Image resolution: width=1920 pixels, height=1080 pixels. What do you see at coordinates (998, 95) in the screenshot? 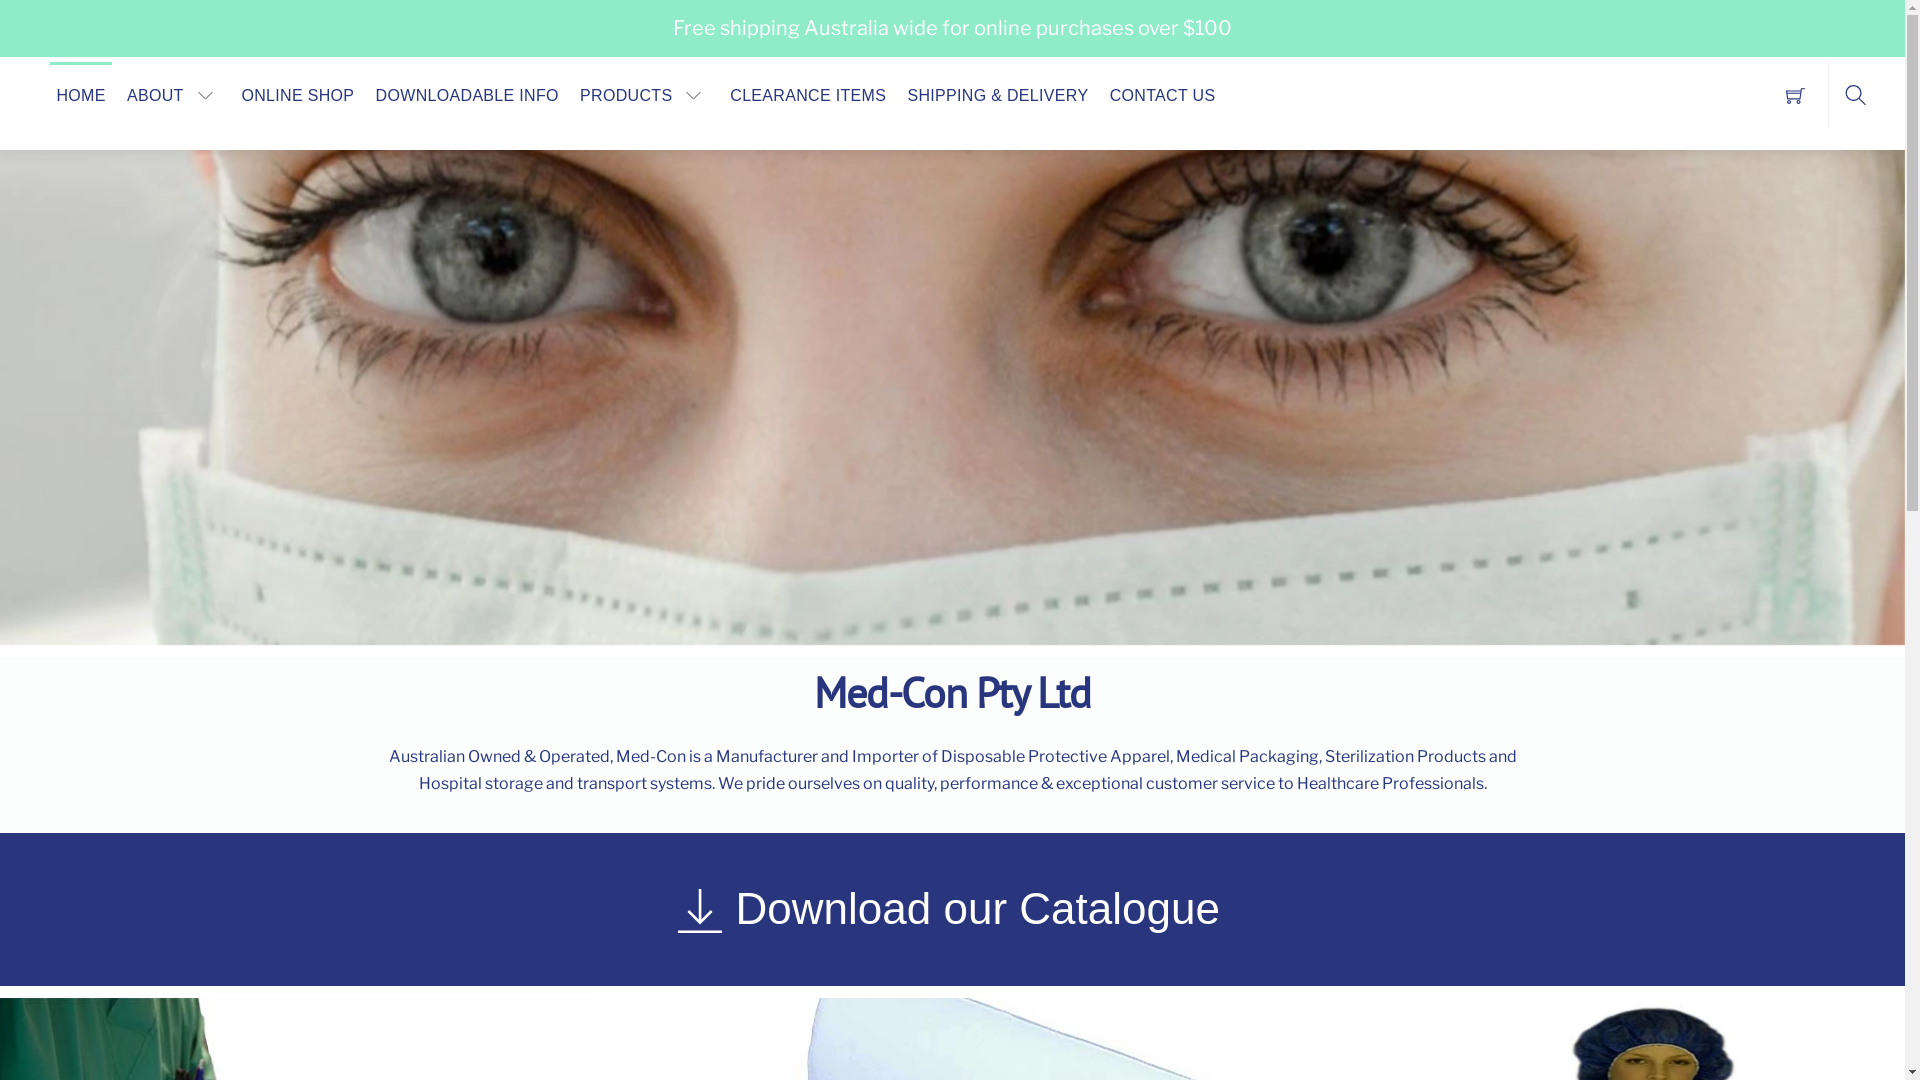
I see `'SHIPPING & DELIVERY'` at bounding box center [998, 95].